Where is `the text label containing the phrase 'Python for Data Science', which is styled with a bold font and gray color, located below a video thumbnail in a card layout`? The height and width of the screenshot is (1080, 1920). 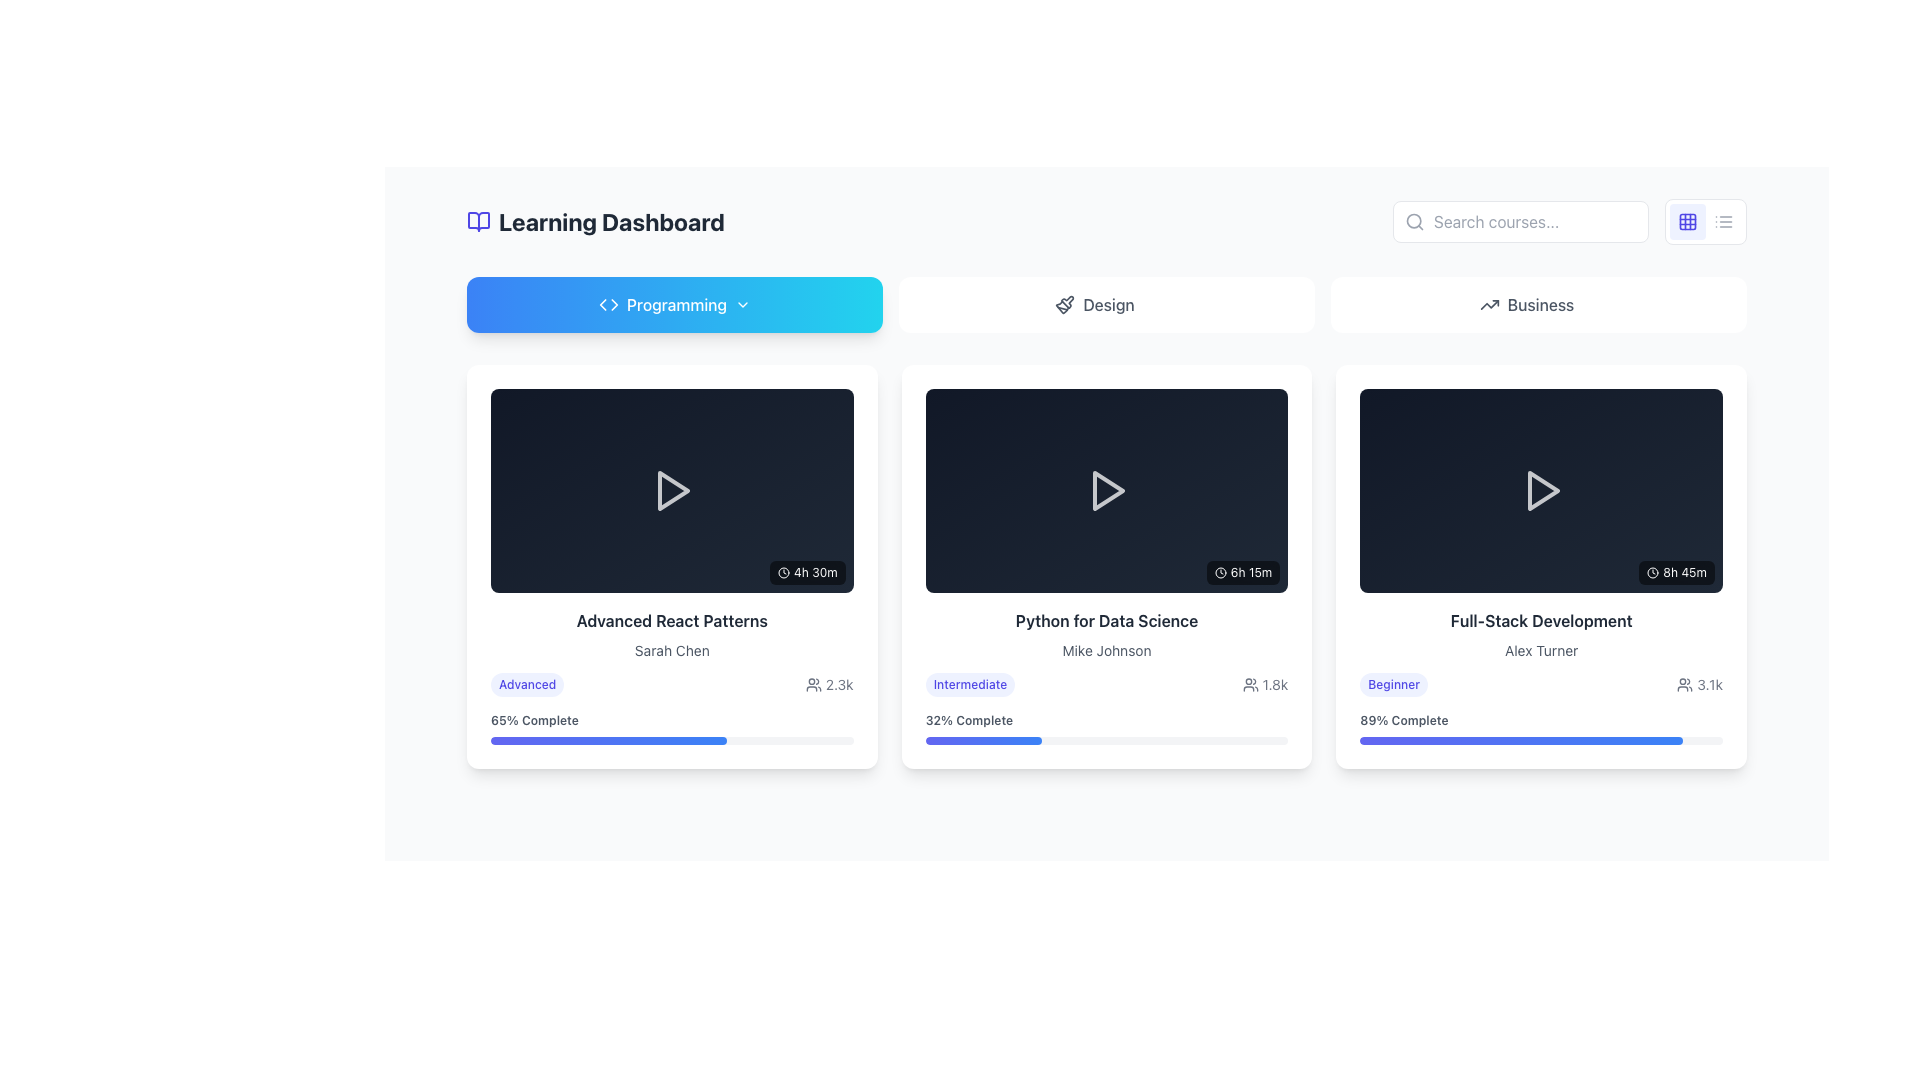 the text label containing the phrase 'Python for Data Science', which is styled with a bold font and gray color, located below a video thumbnail in a card layout is located at coordinates (1106, 620).